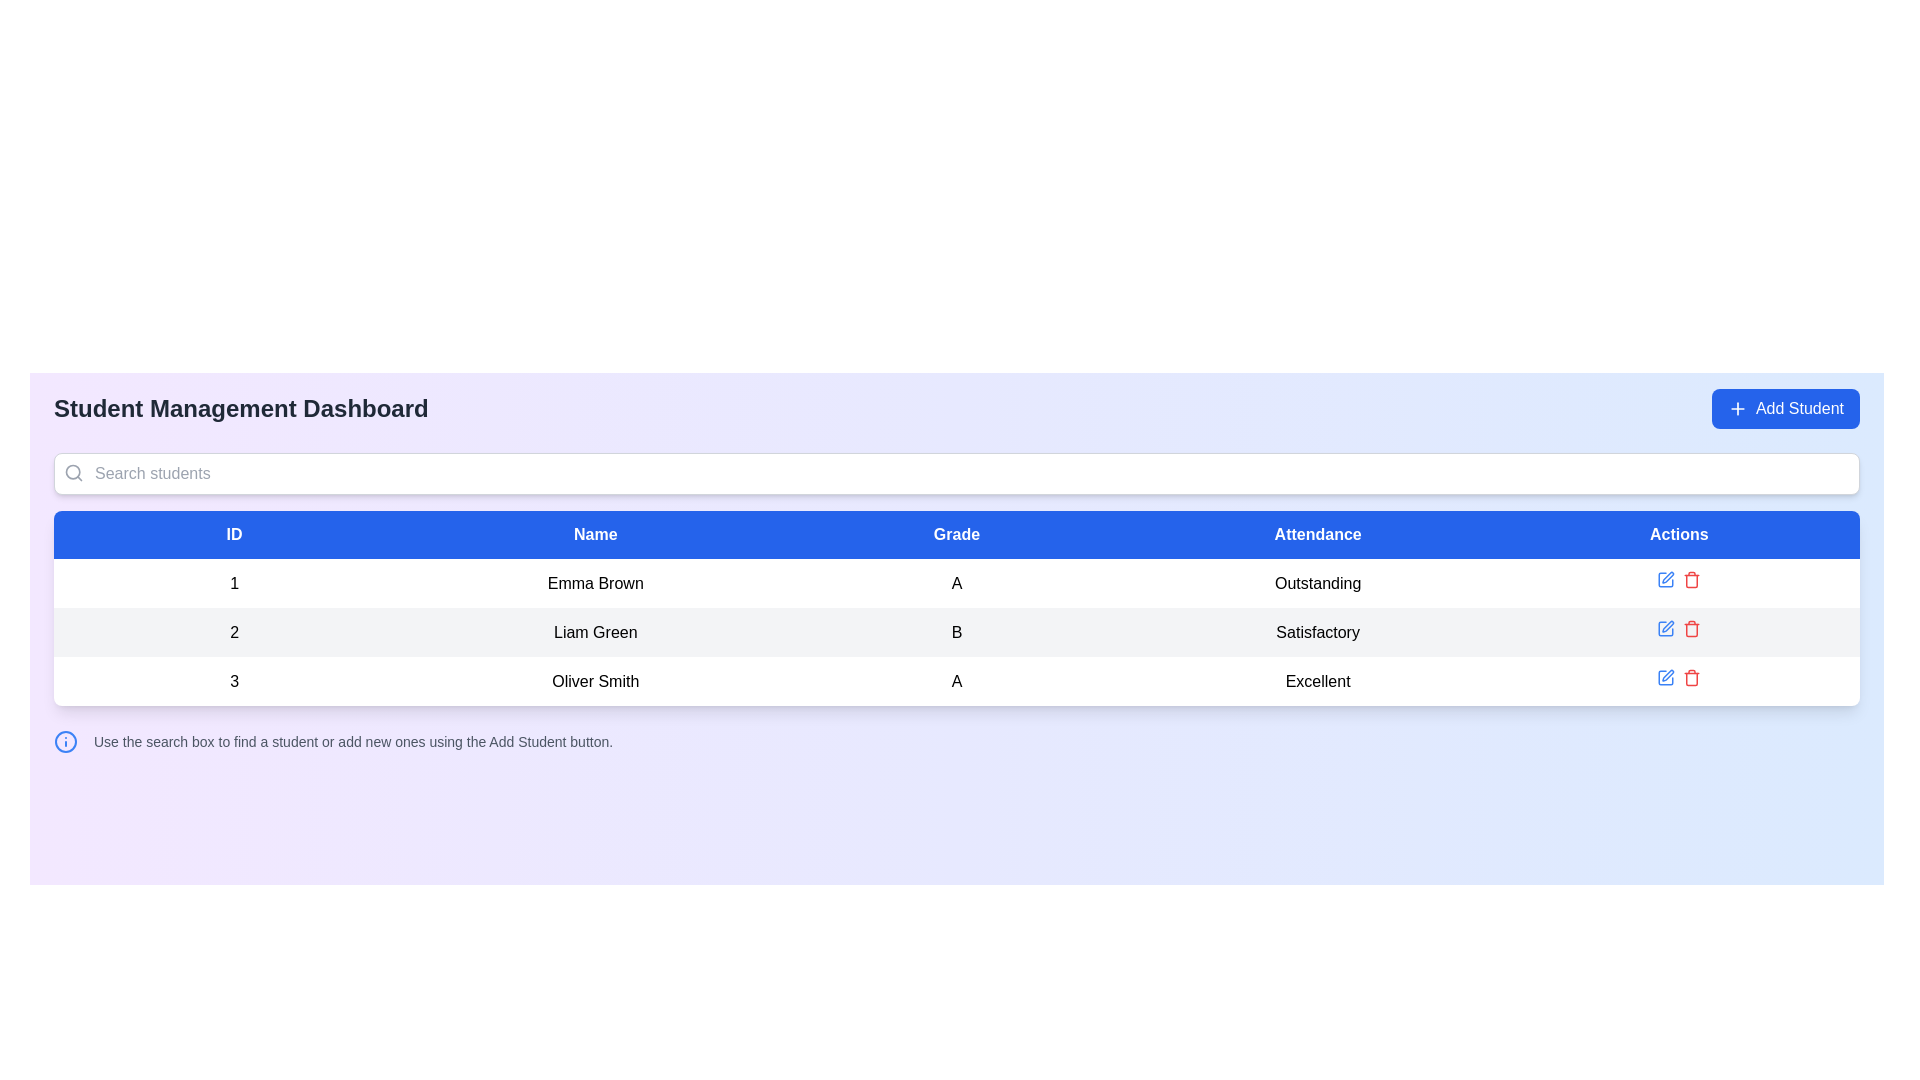  Describe the element at coordinates (1318, 583) in the screenshot. I see `the static text label indicating attendance for 'Emma Brown' in the Attendance column of the table` at that location.